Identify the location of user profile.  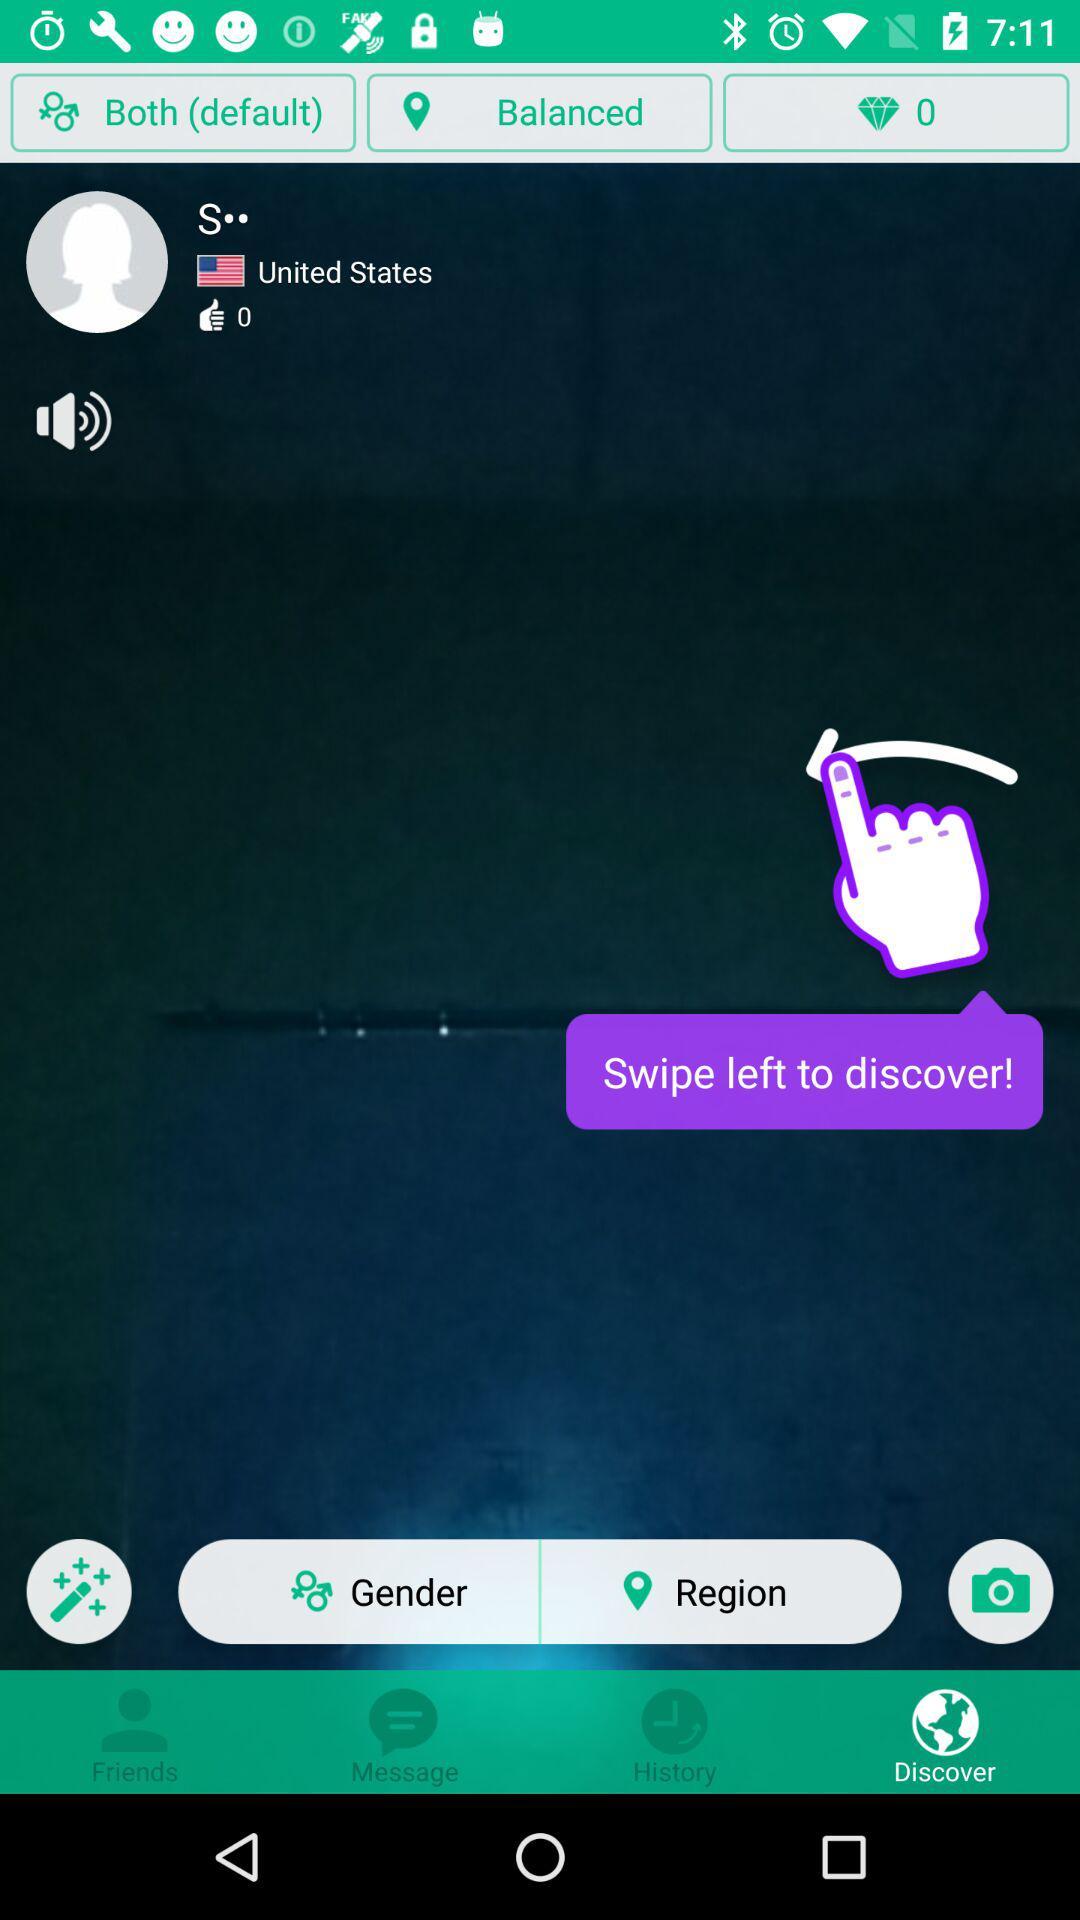
(97, 261).